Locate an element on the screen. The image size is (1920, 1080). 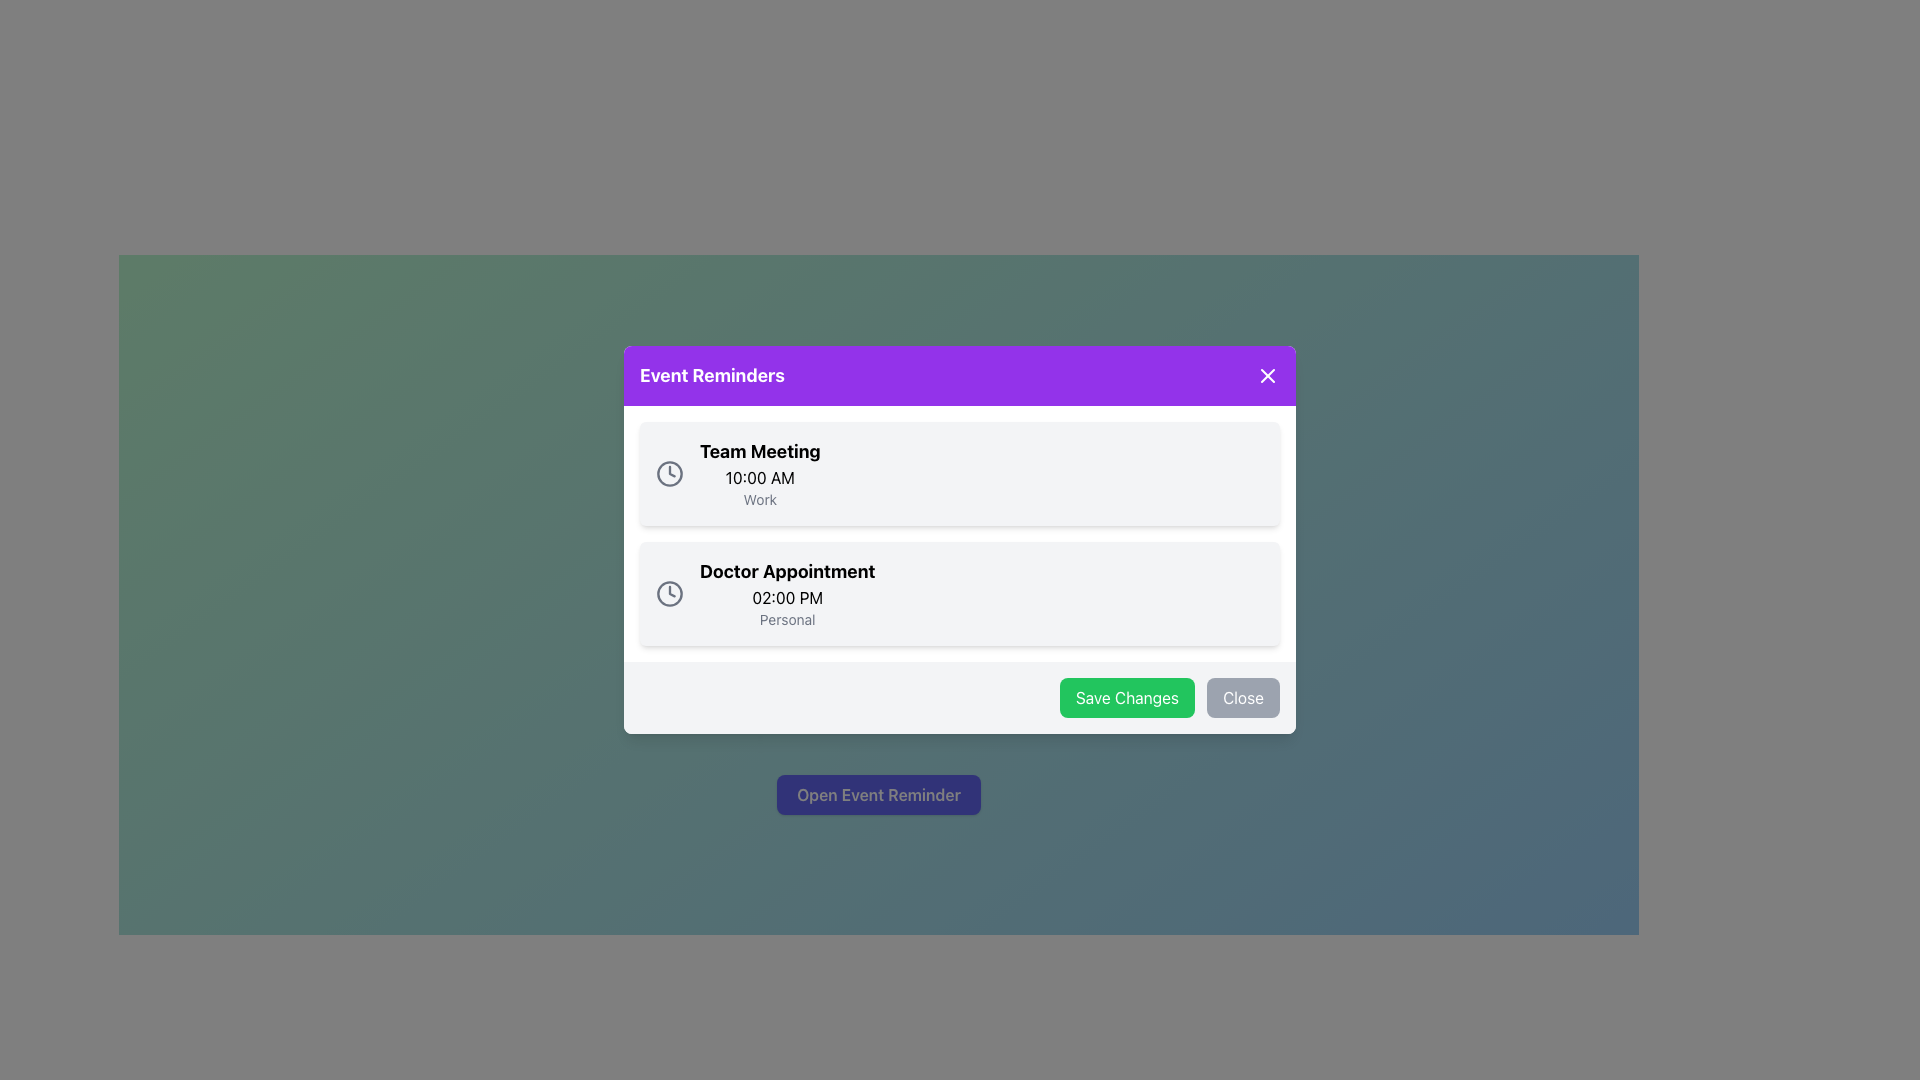
the bold text label stating 'Doctor Appointment' in the second row of the reminders list is located at coordinates (786, 571).